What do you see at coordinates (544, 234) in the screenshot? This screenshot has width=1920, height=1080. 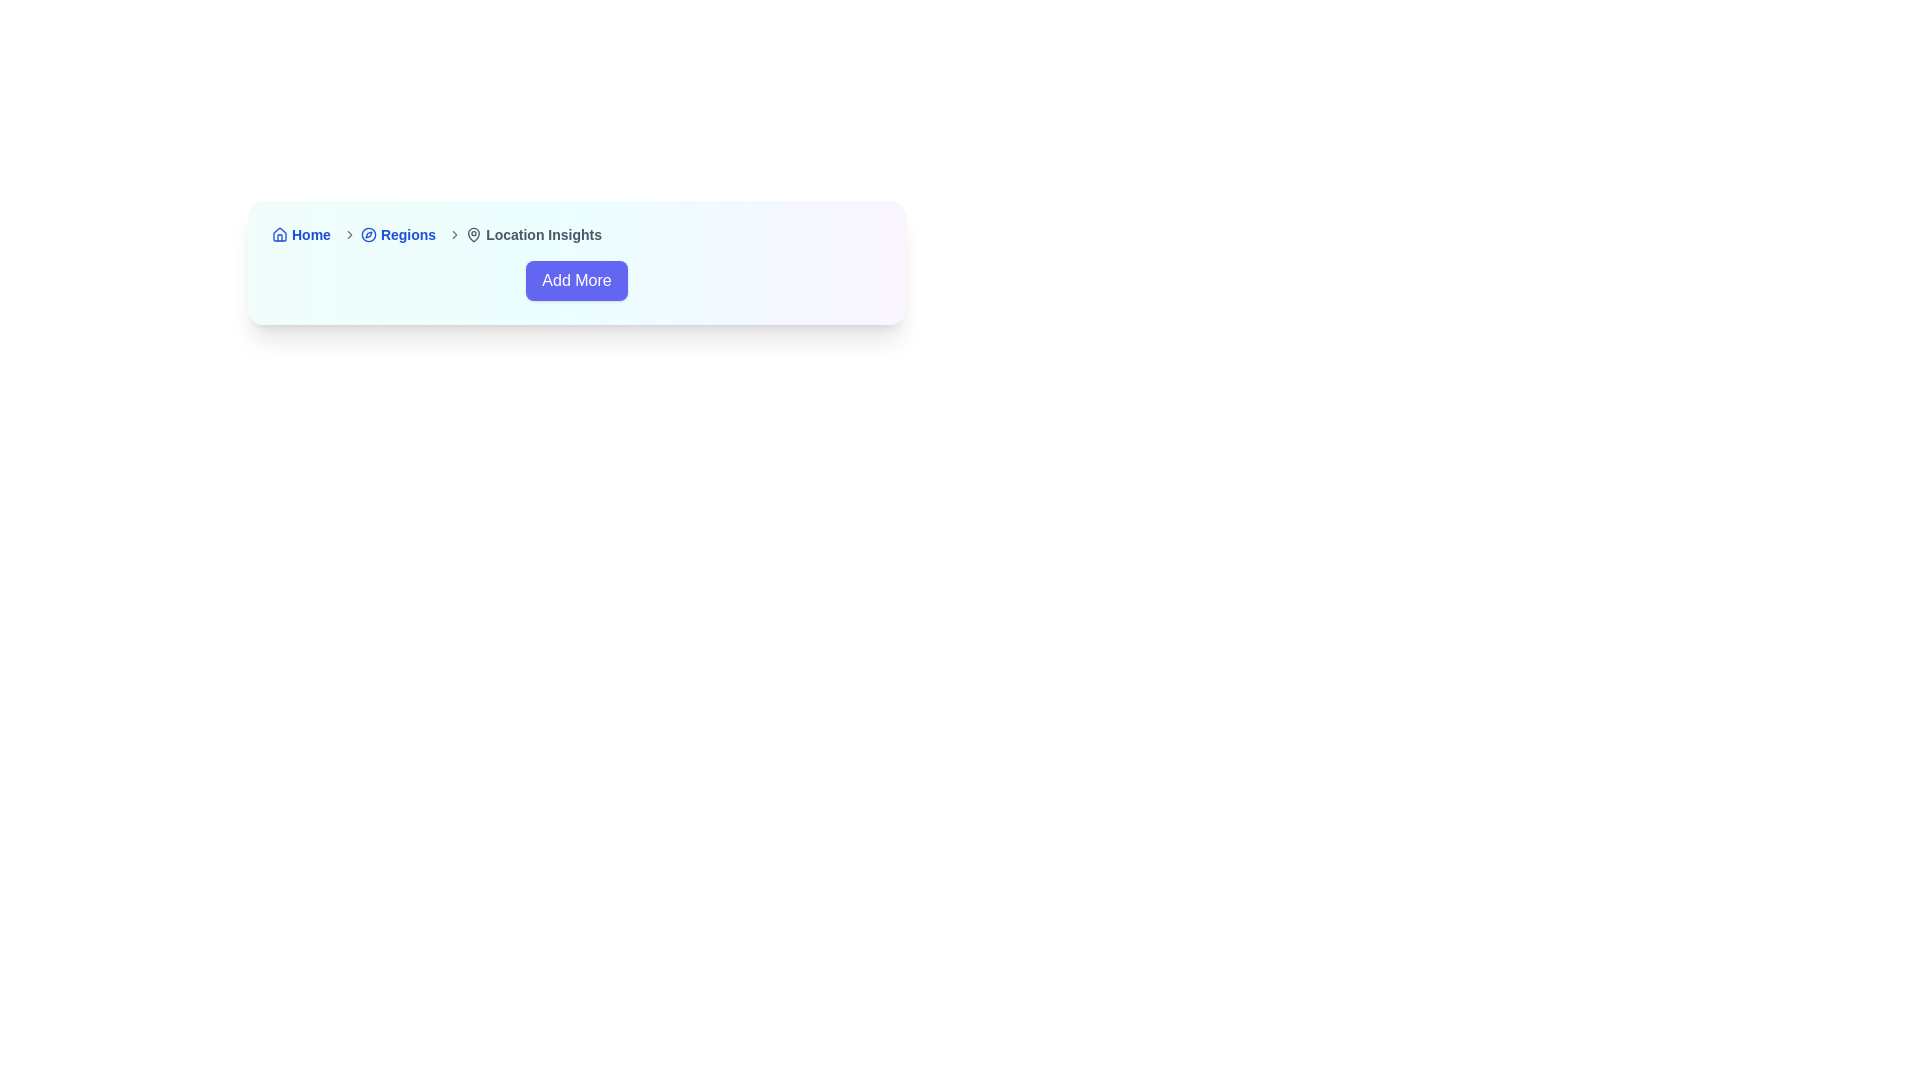 I see `the text label displaying 'Location Insights' which is styled with a bold and smaller font size, located directly to the right of a map pin icon in the breadcrumb navigation bar` at bounding box center [544, 234].